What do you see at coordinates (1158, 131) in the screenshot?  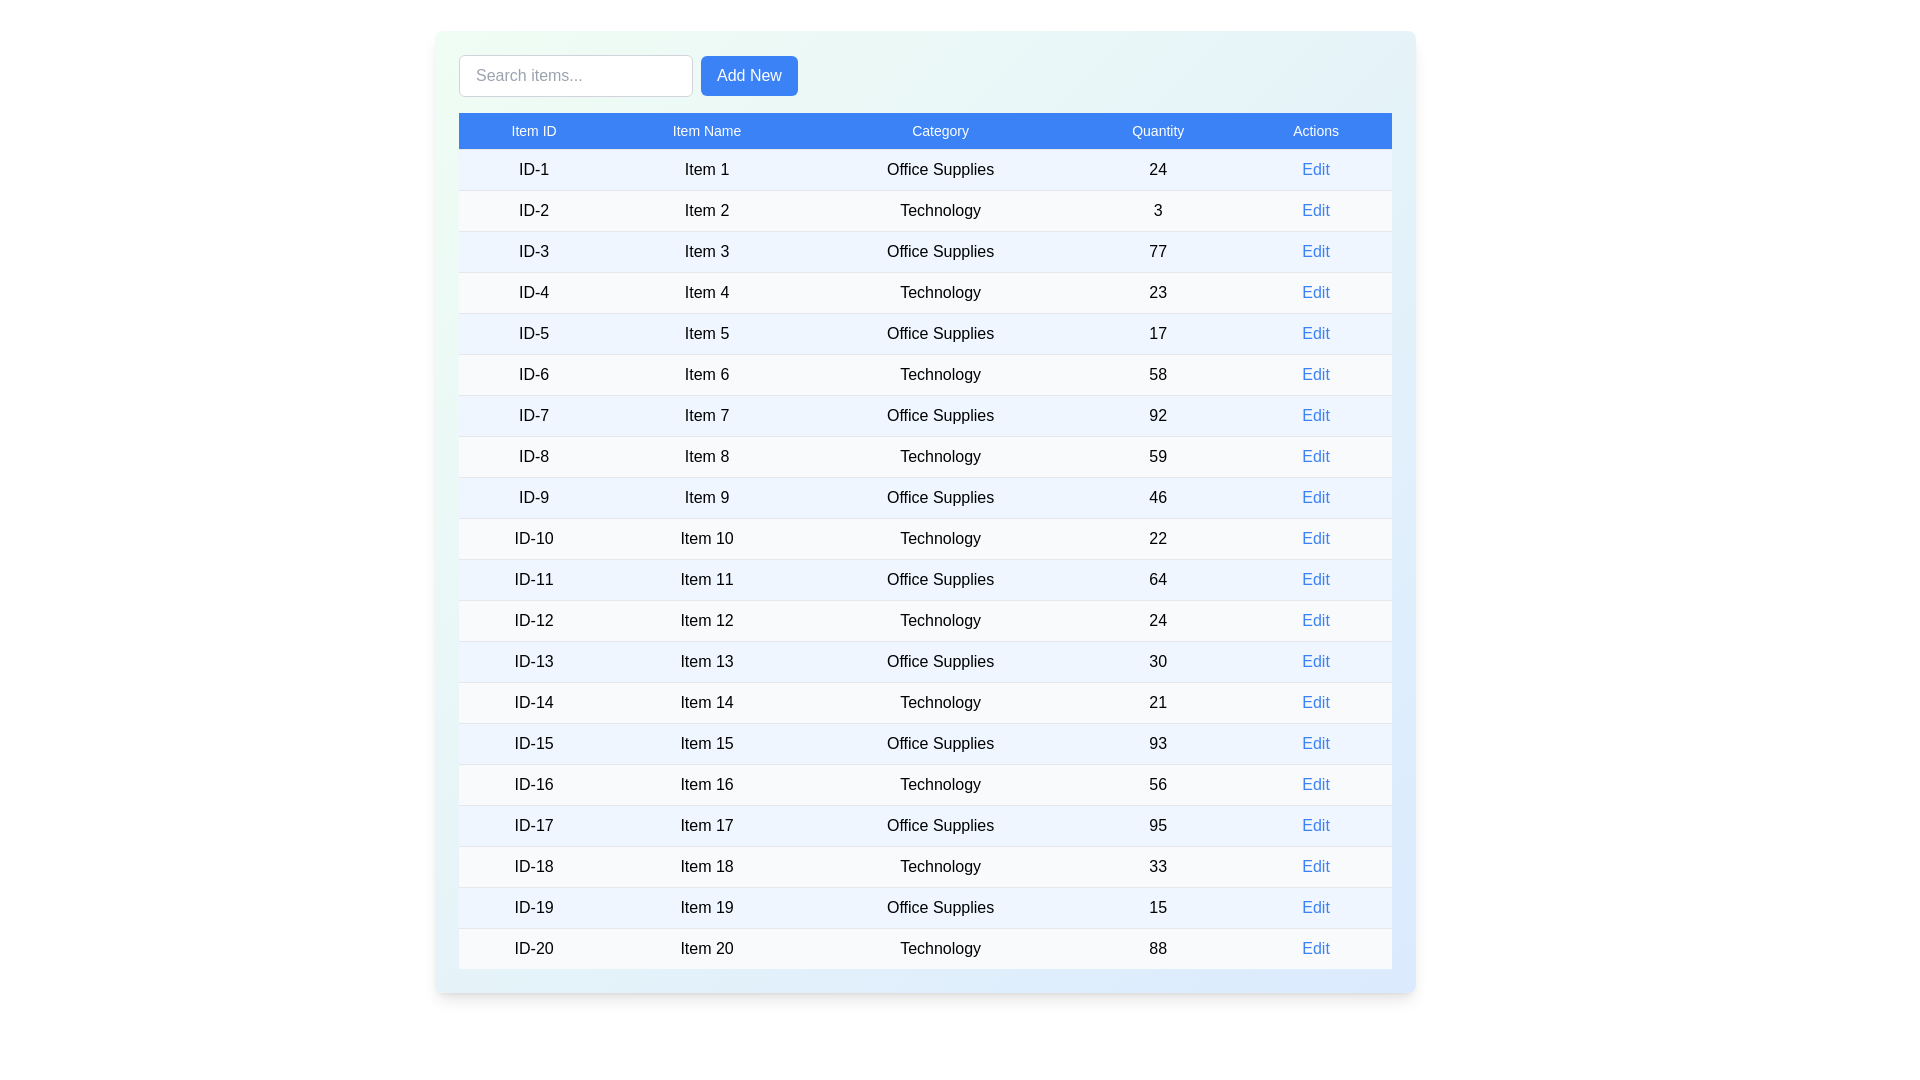 I see `the column header Quantity to sort the table by that column` at bounding box center [1158, 131].